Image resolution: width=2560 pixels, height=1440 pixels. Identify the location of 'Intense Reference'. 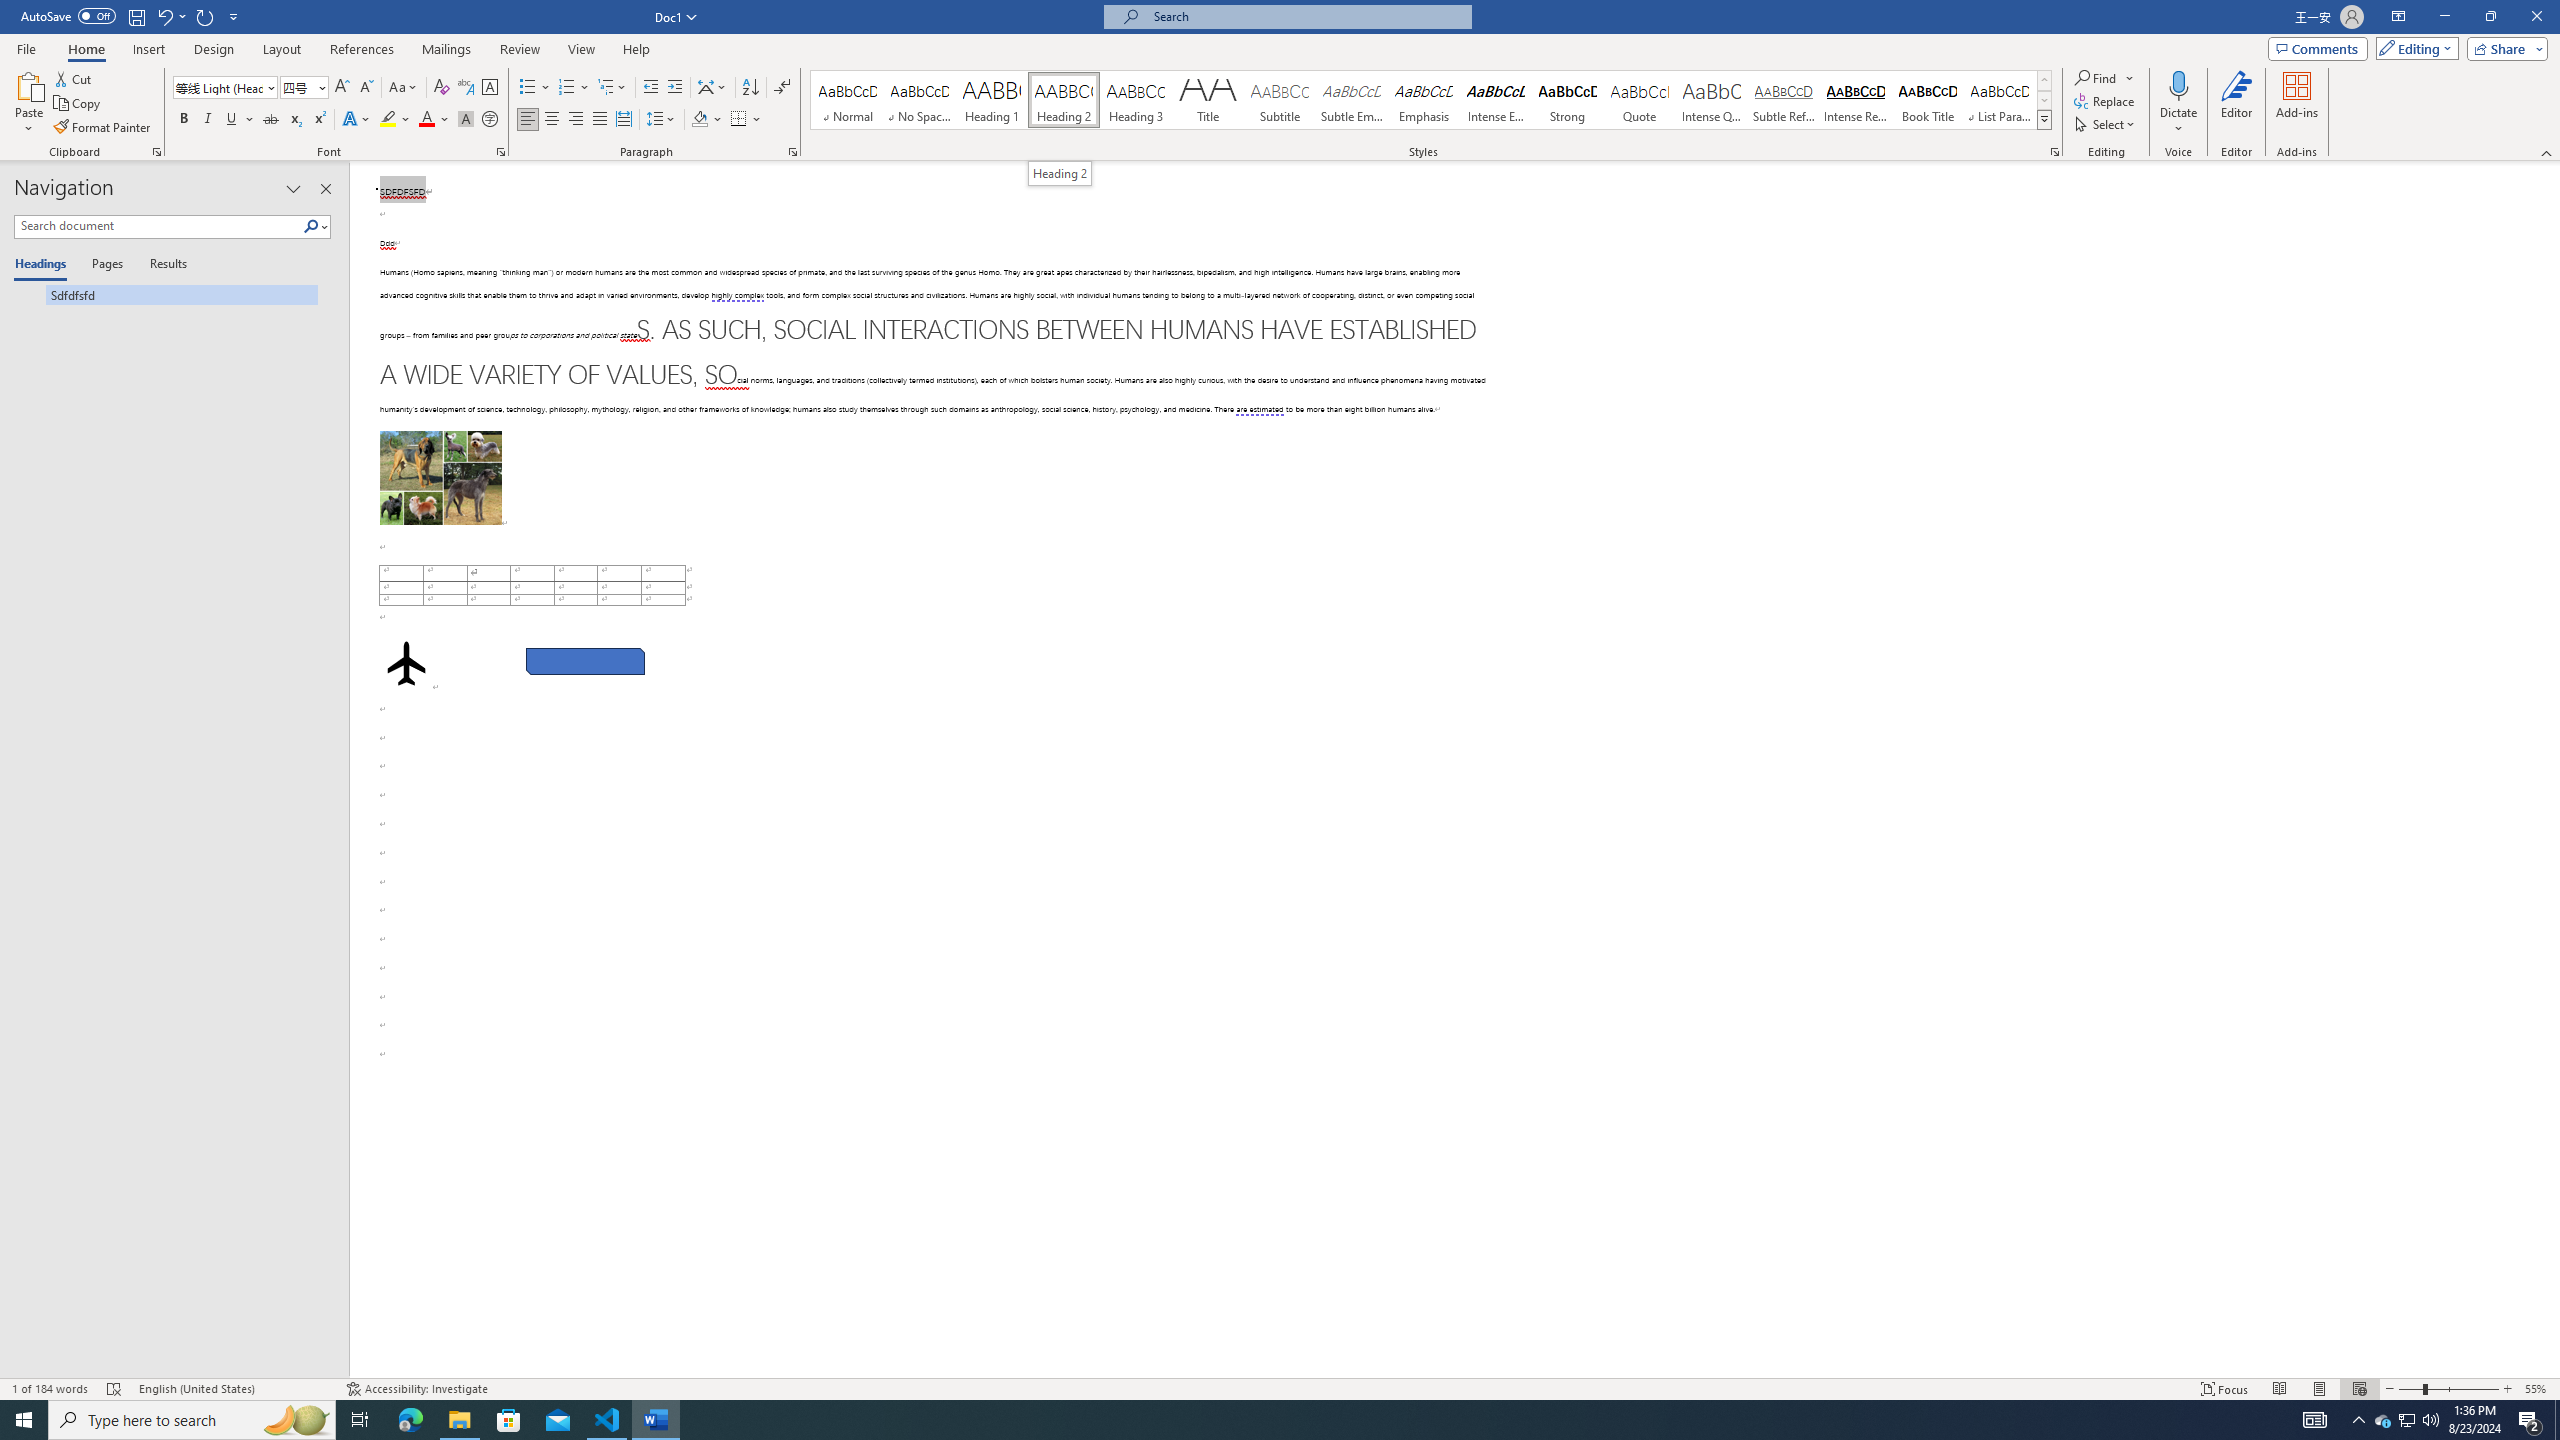
(1855, 99).